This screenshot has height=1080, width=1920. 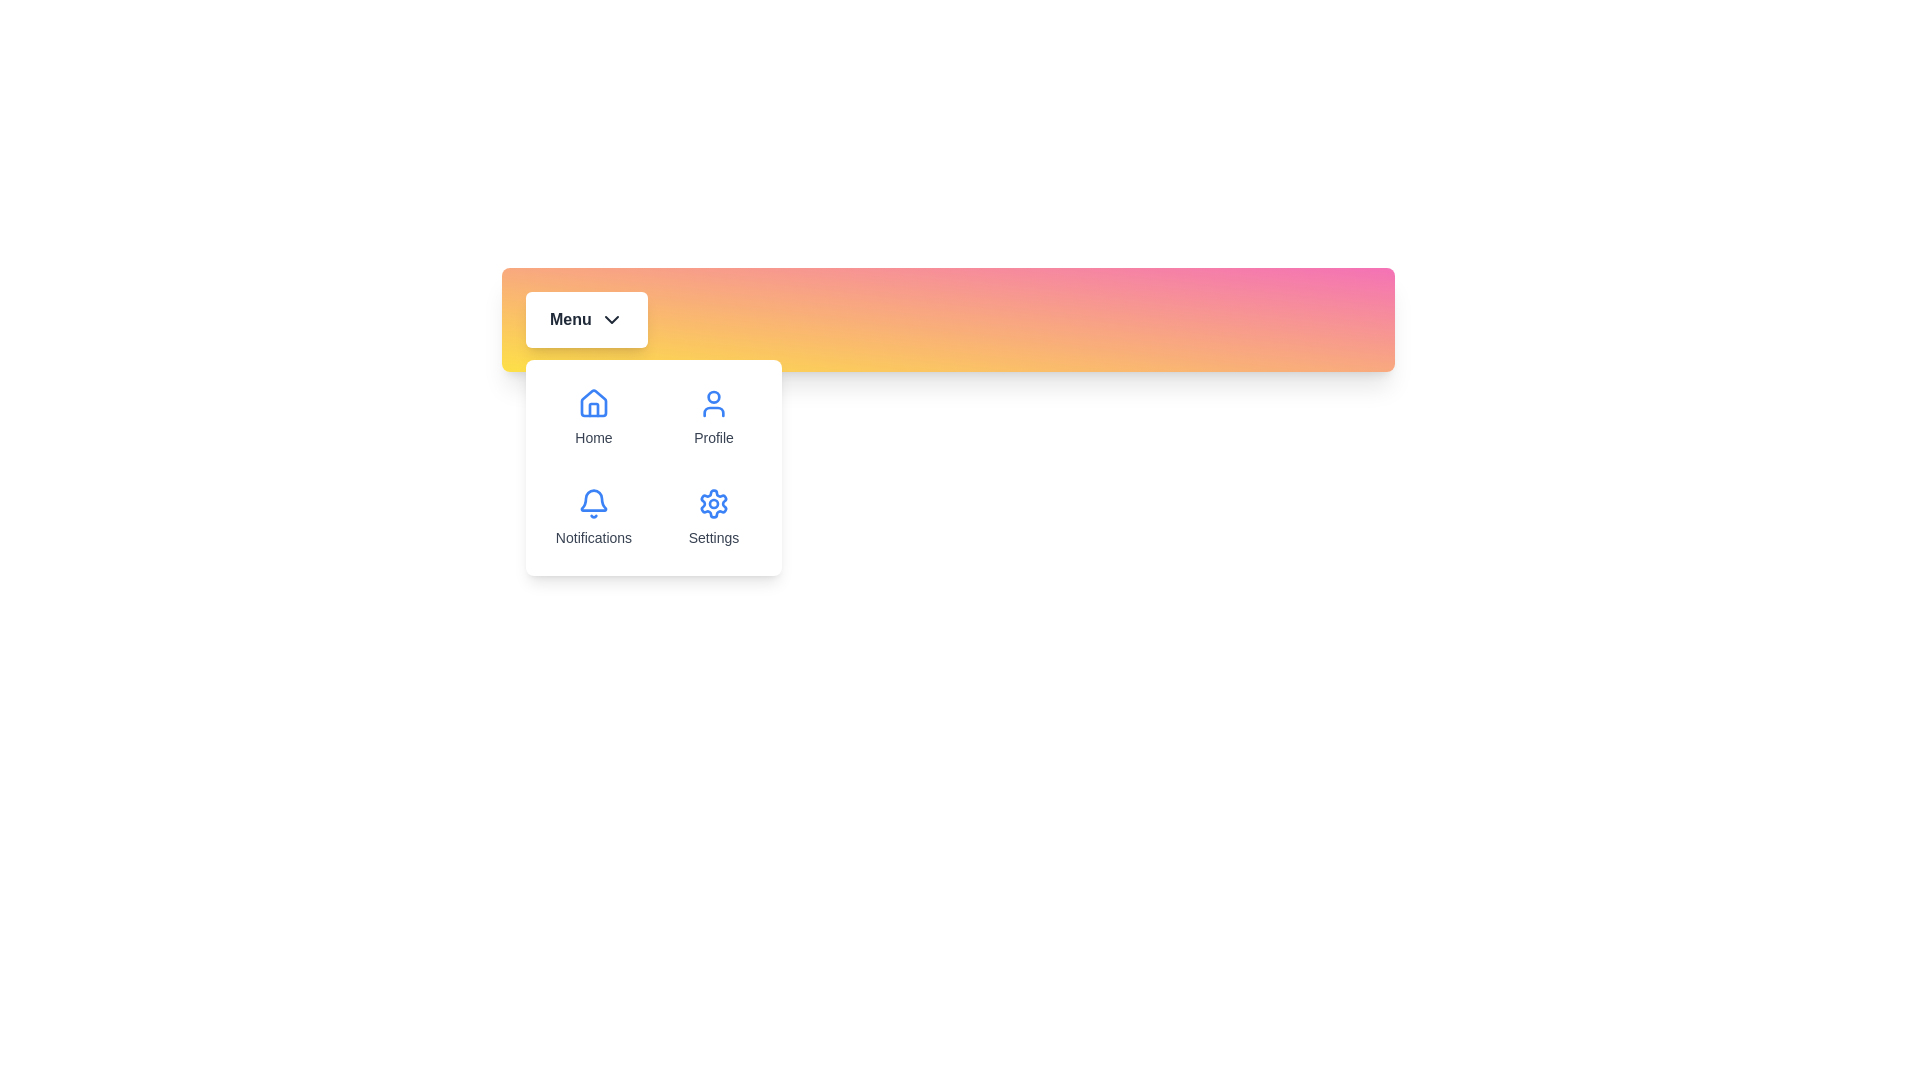 I want to click on the menu option Profile from the dropdown menu, so click(x=714, y=416).